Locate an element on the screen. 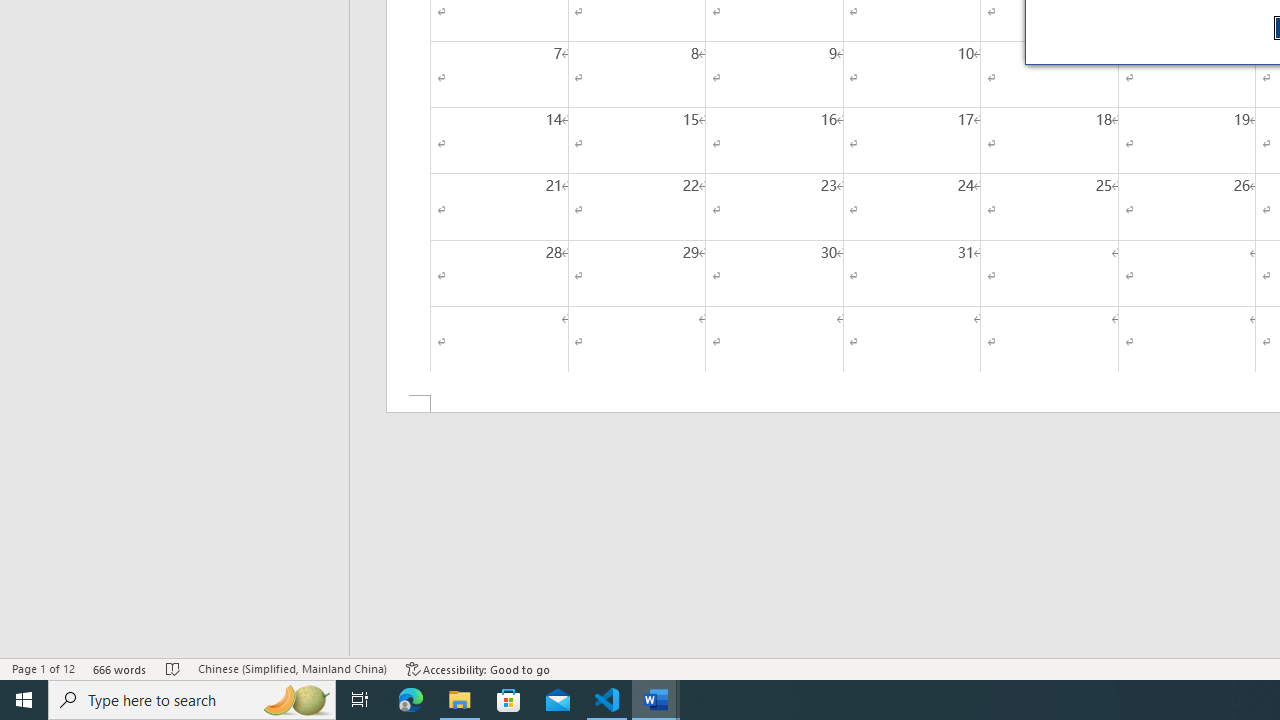  'Task View' is located at coordinates (359, 698).